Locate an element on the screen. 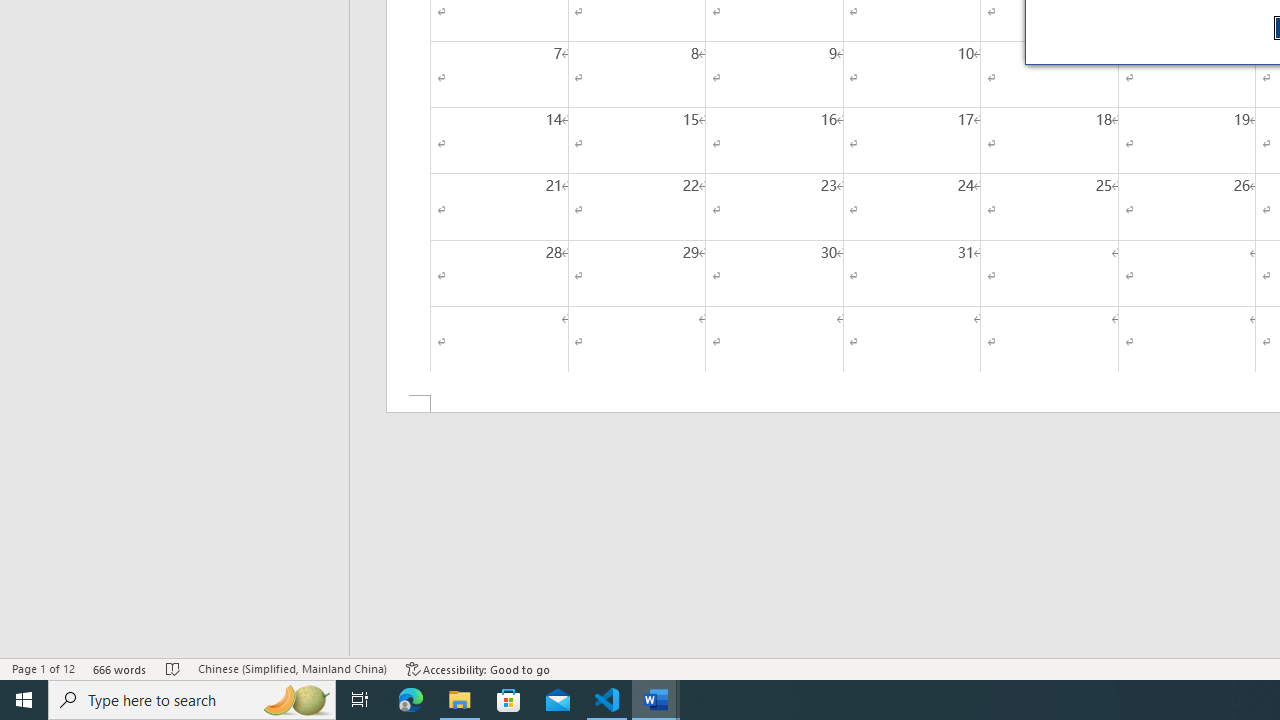  'Task View' is located at coordinates (359, 698).